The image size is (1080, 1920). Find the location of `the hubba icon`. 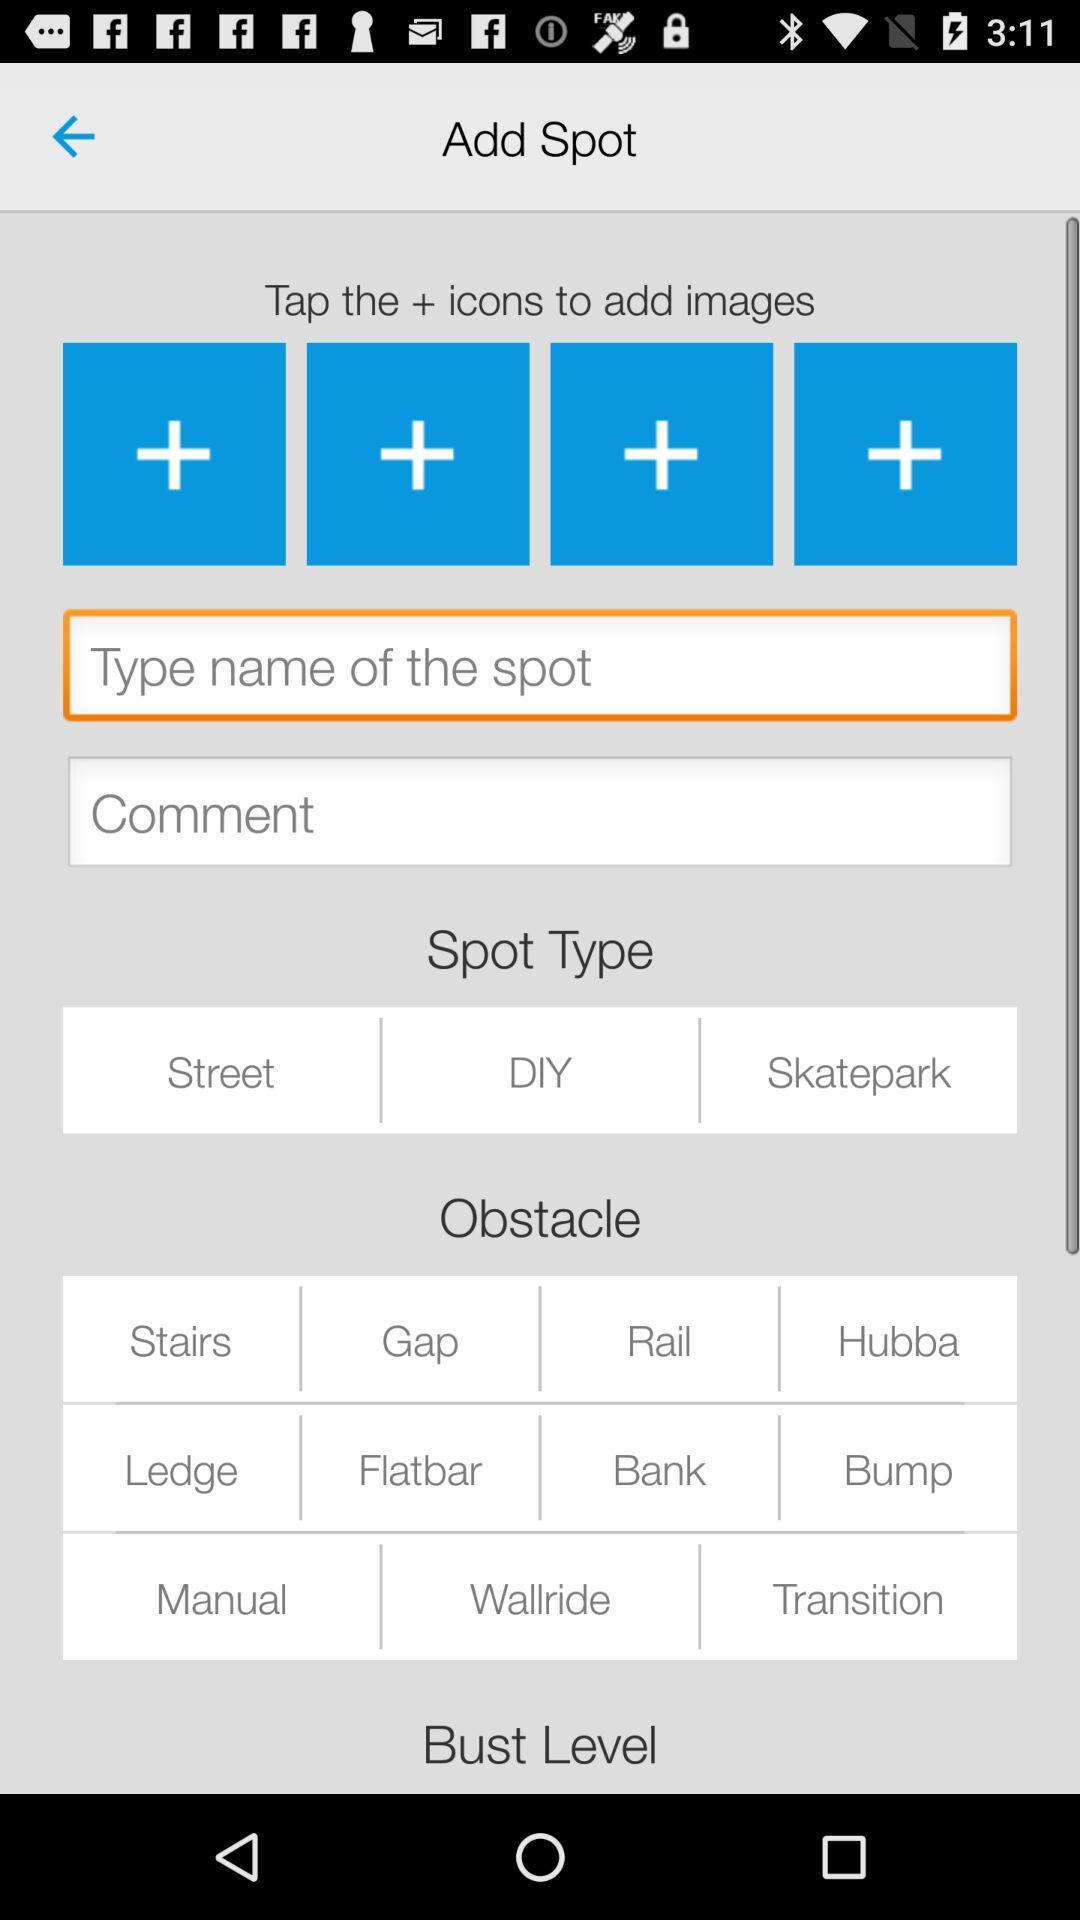

the hubba icon is located at coordinates (897, 1338).